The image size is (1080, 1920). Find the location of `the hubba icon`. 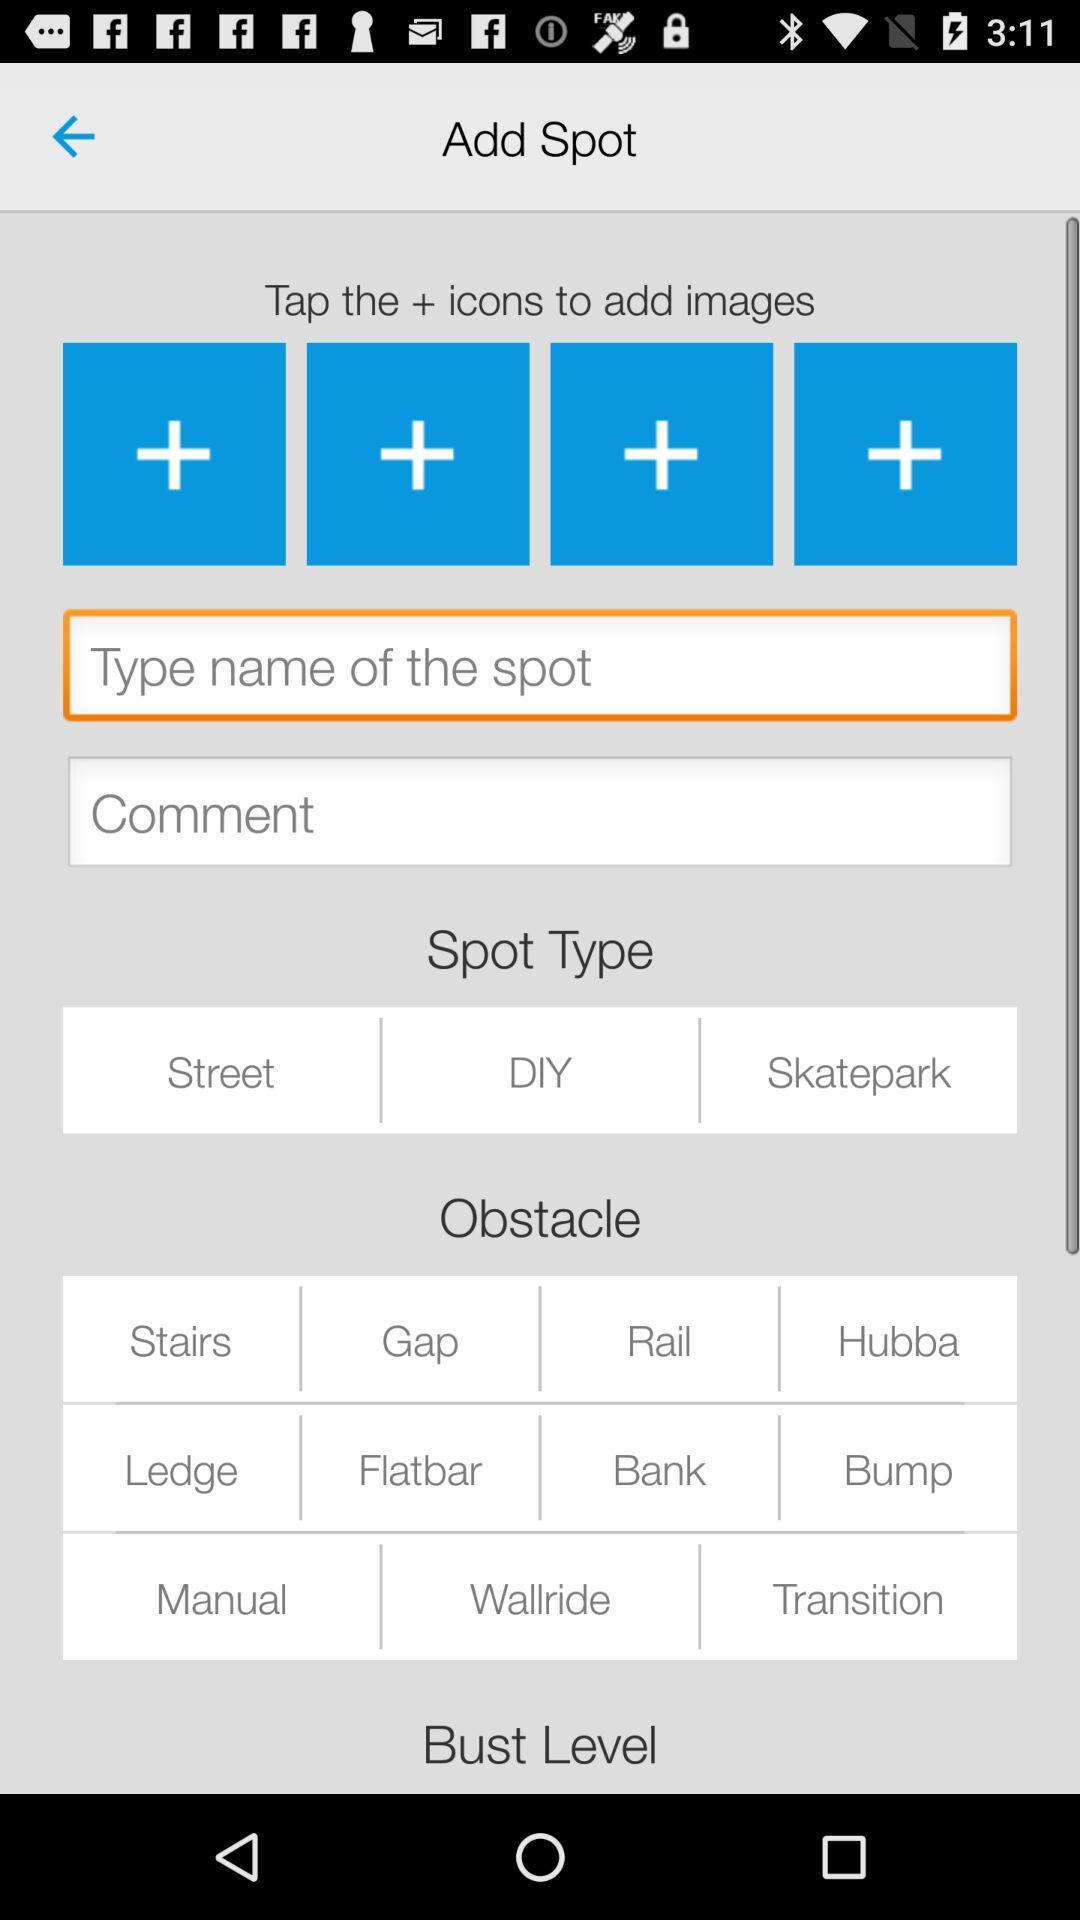

the hubba icon is located at coordinates (897, 1338).